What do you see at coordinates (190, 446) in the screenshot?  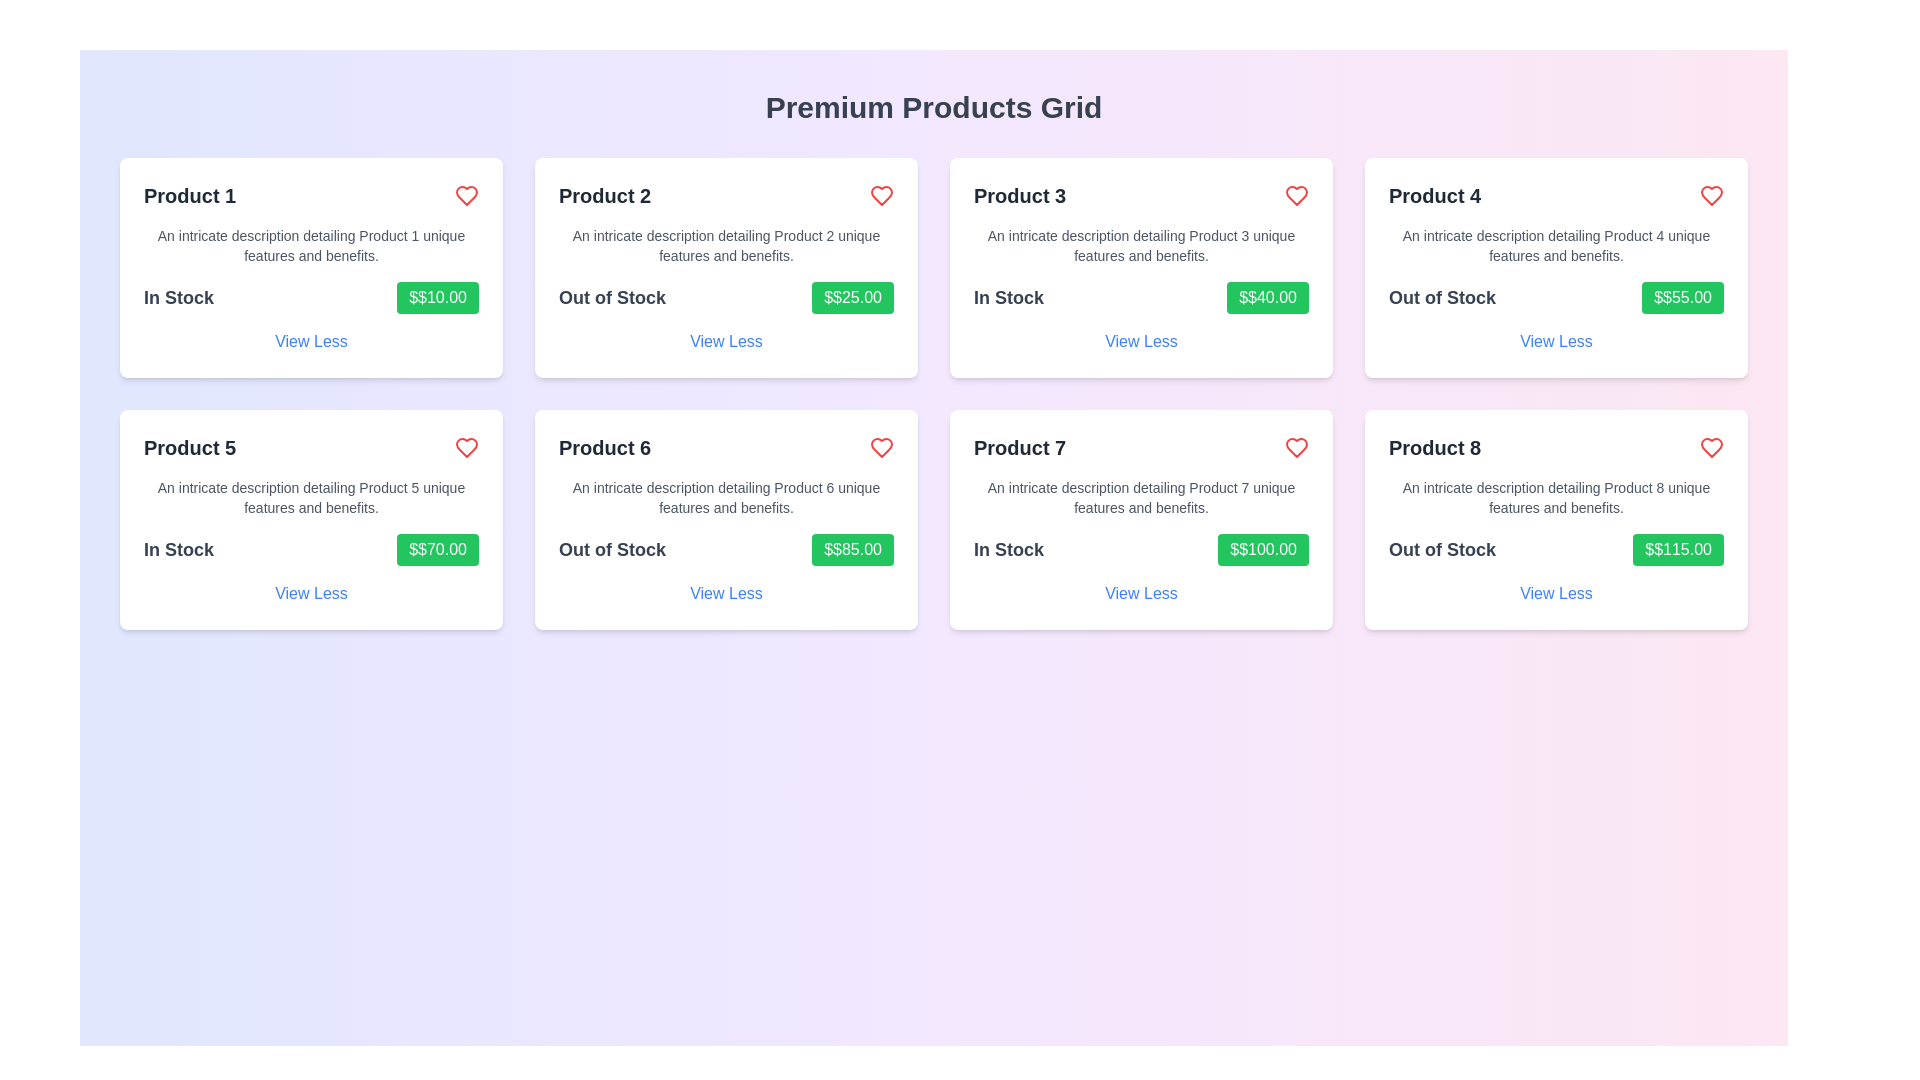 I see `the product name text label located at the top-left of the product card in the second row of the grid layout` at bounding box center [190, 446].